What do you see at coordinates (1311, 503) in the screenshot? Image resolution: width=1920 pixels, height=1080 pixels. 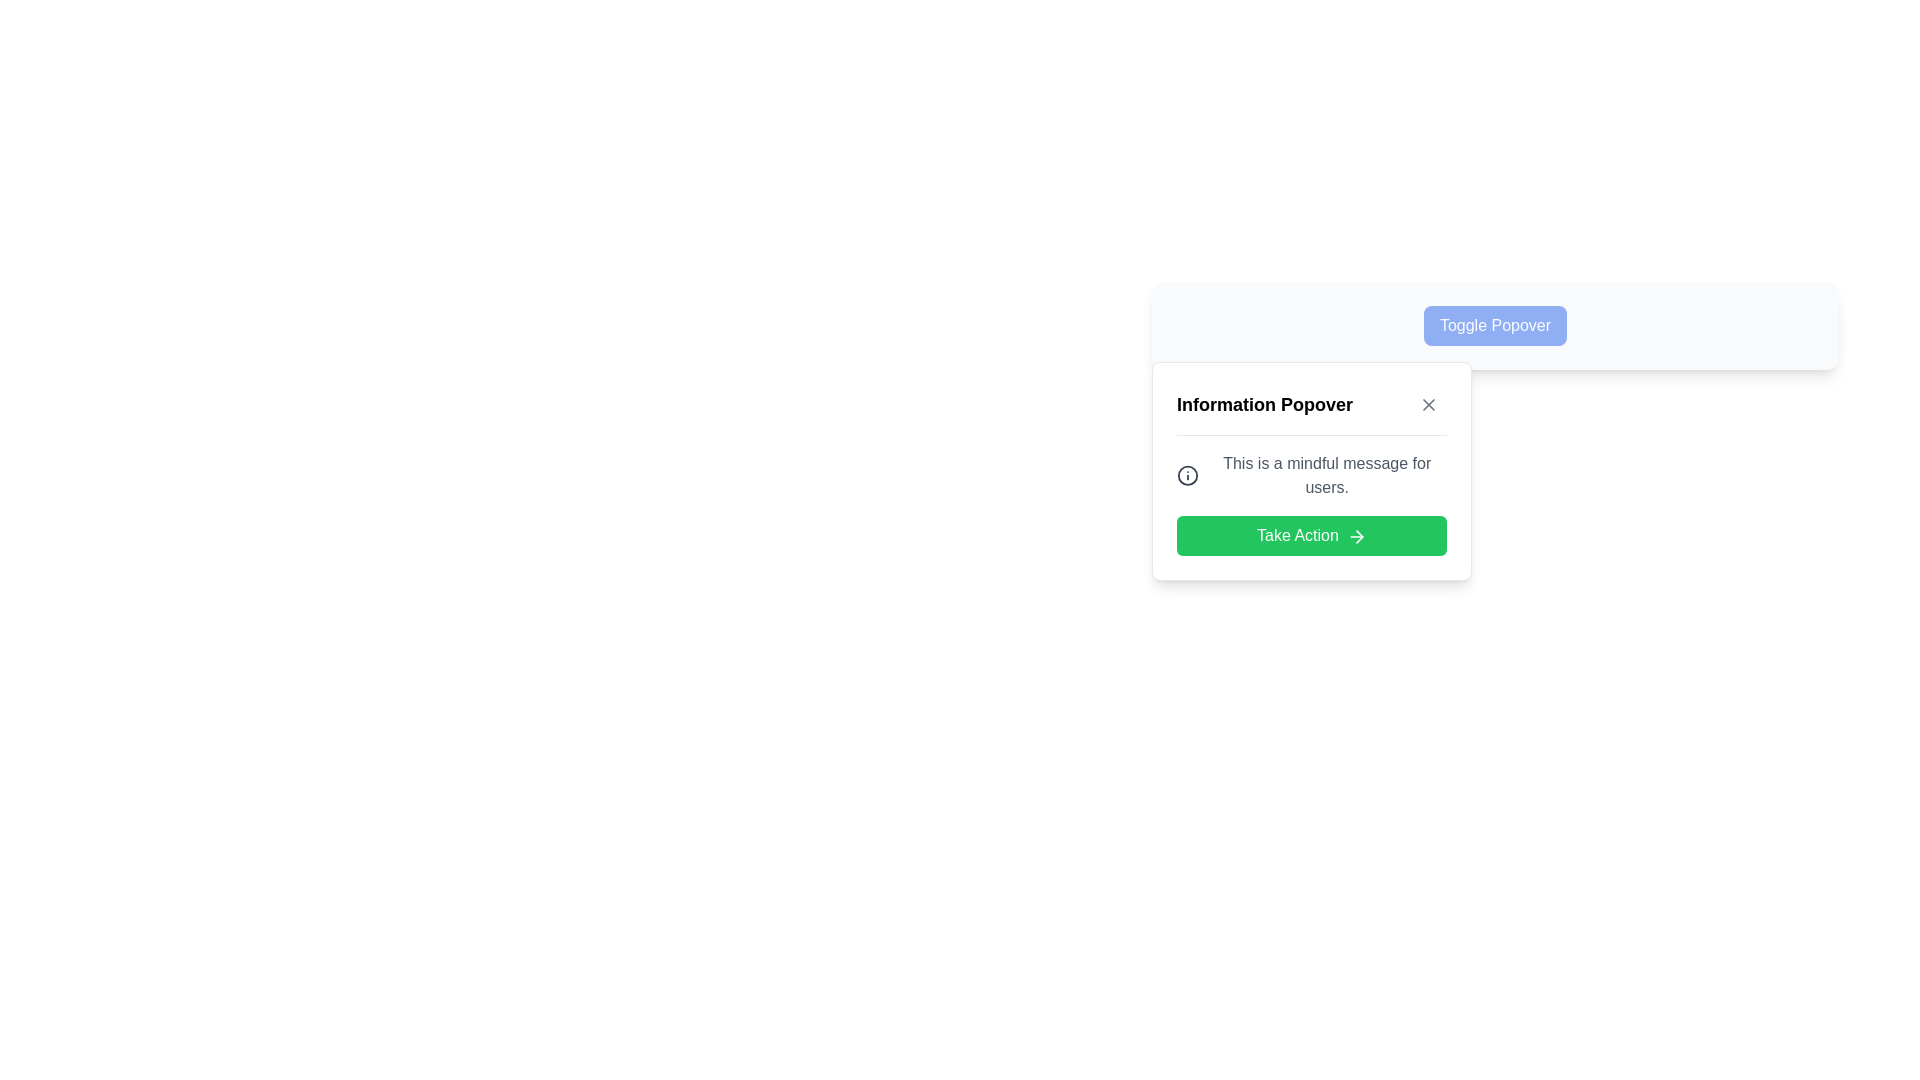 I see `the interactive informational component with a button located inside the 'Information Popover' to trigger tooltip or style changes` at bounding box center [1311, 503].